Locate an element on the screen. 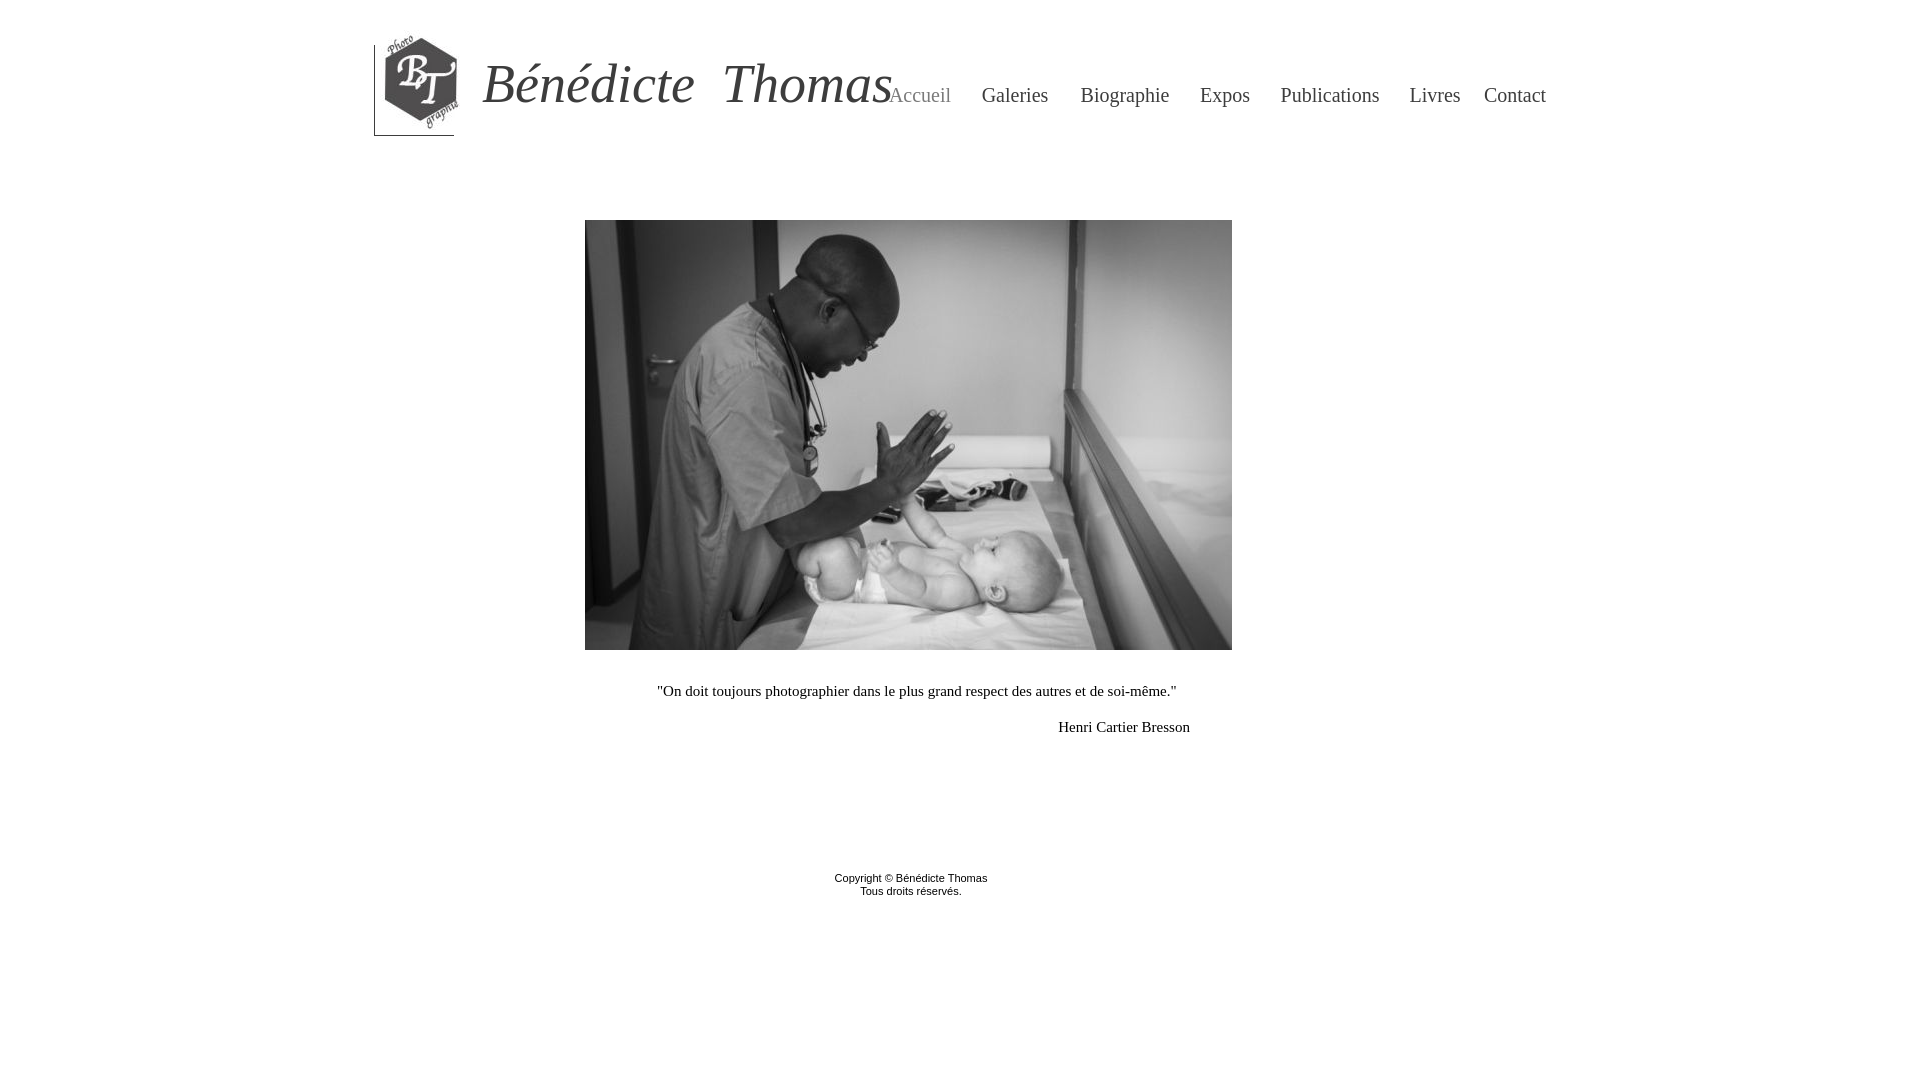 The image size is (1920, 1080). 'Contact' is located at coordinates (1515, 95).